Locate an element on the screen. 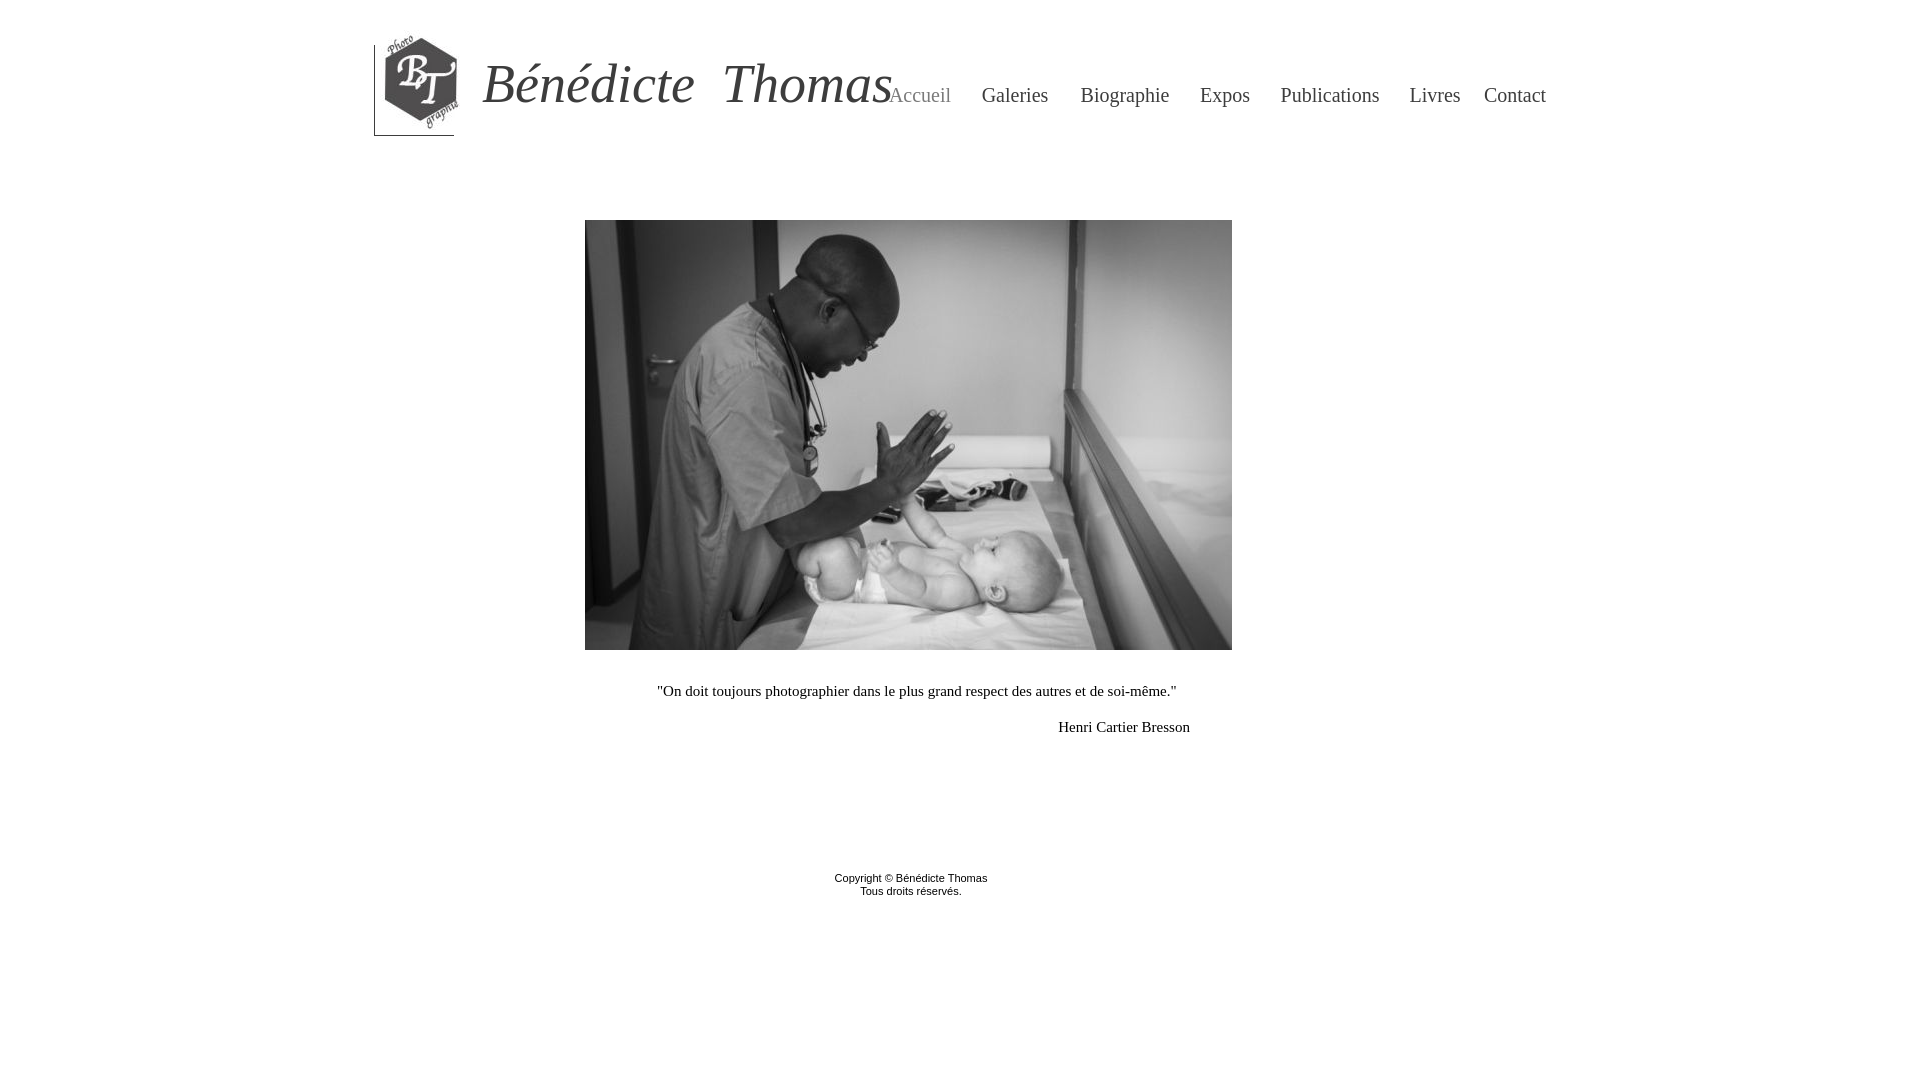 The image size is (1920, 1080). 'Contact' is located at coordinates (1515, 95).